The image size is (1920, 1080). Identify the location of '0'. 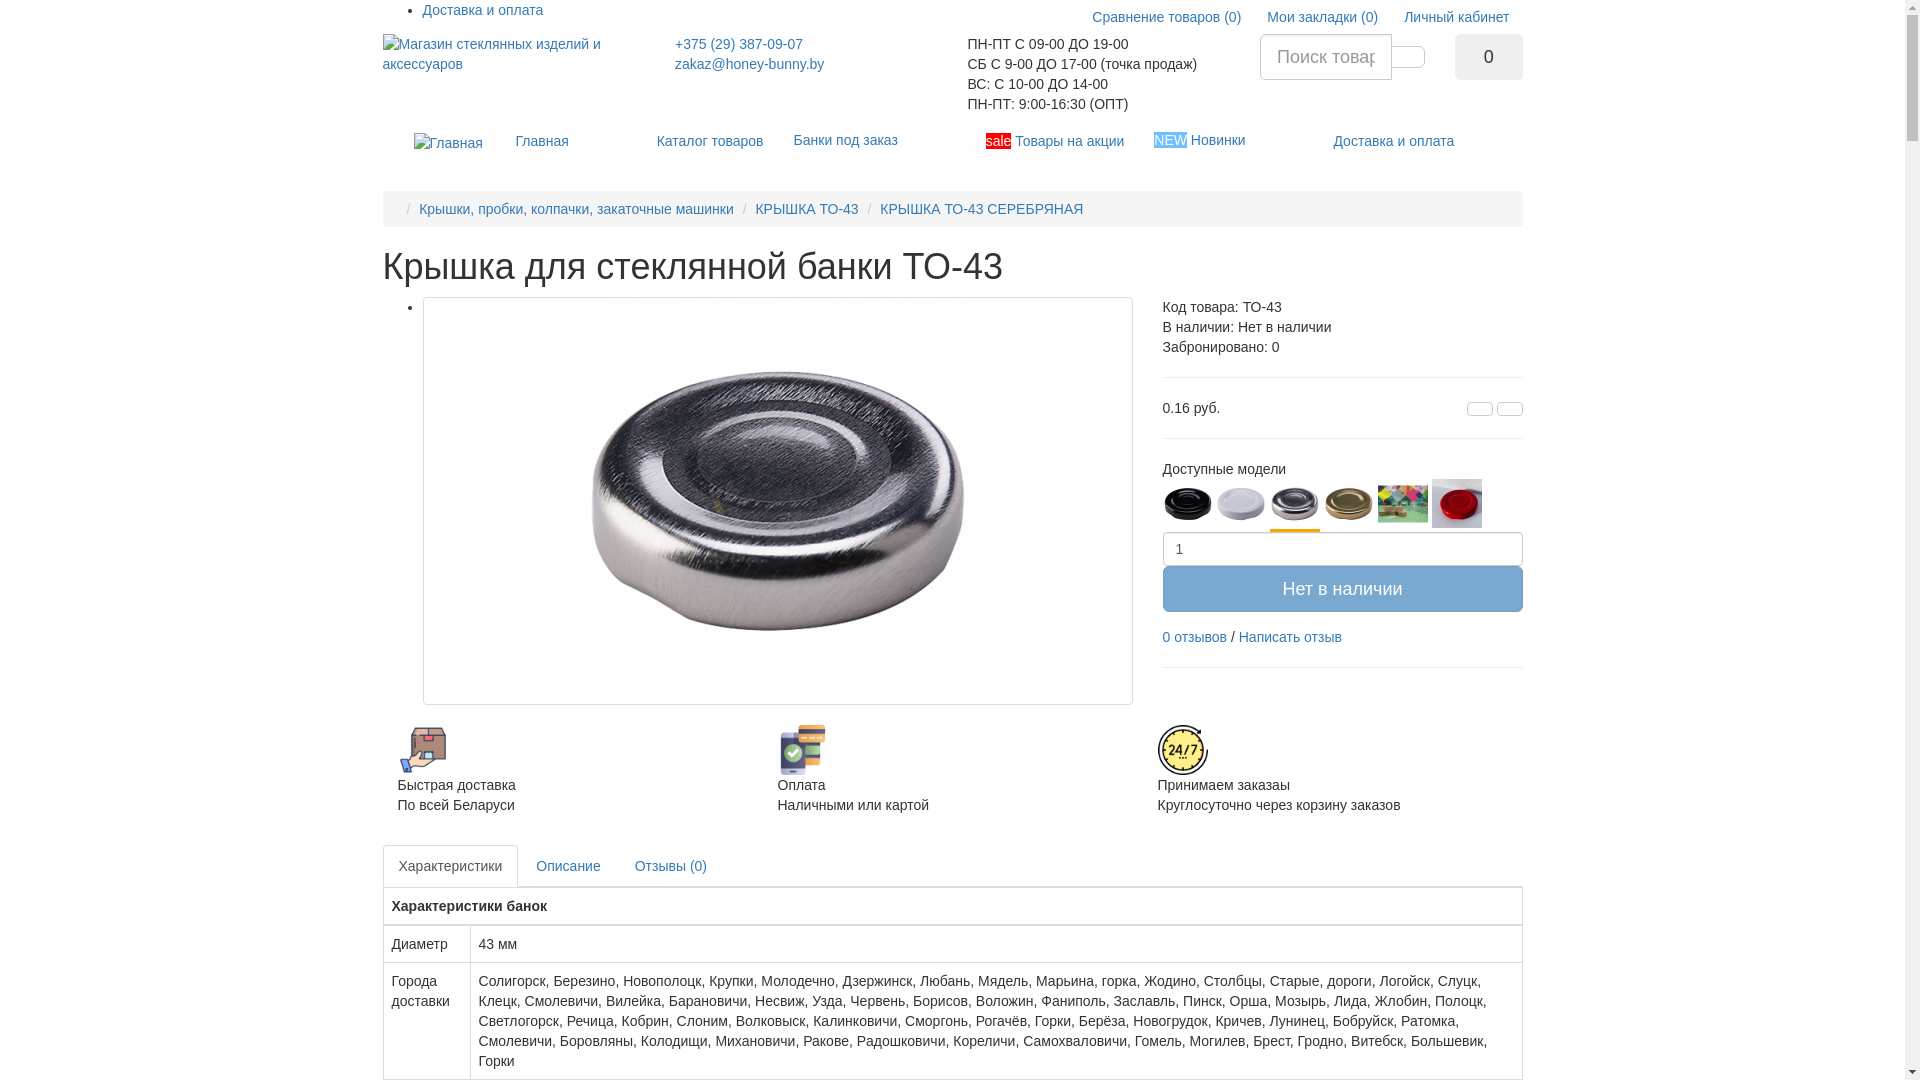
(1488, 56).